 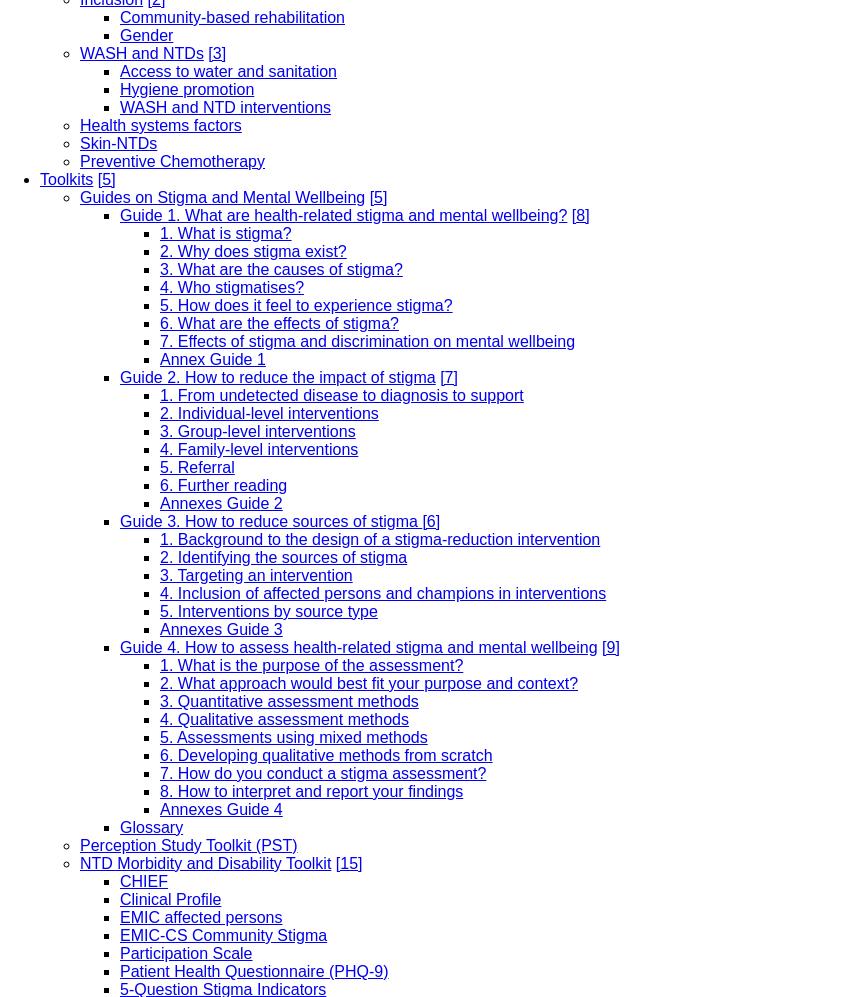 What do you see at coordinates (609, 646) in the screenshot?
I see `'[9]'` at bounding box center [609, 646].